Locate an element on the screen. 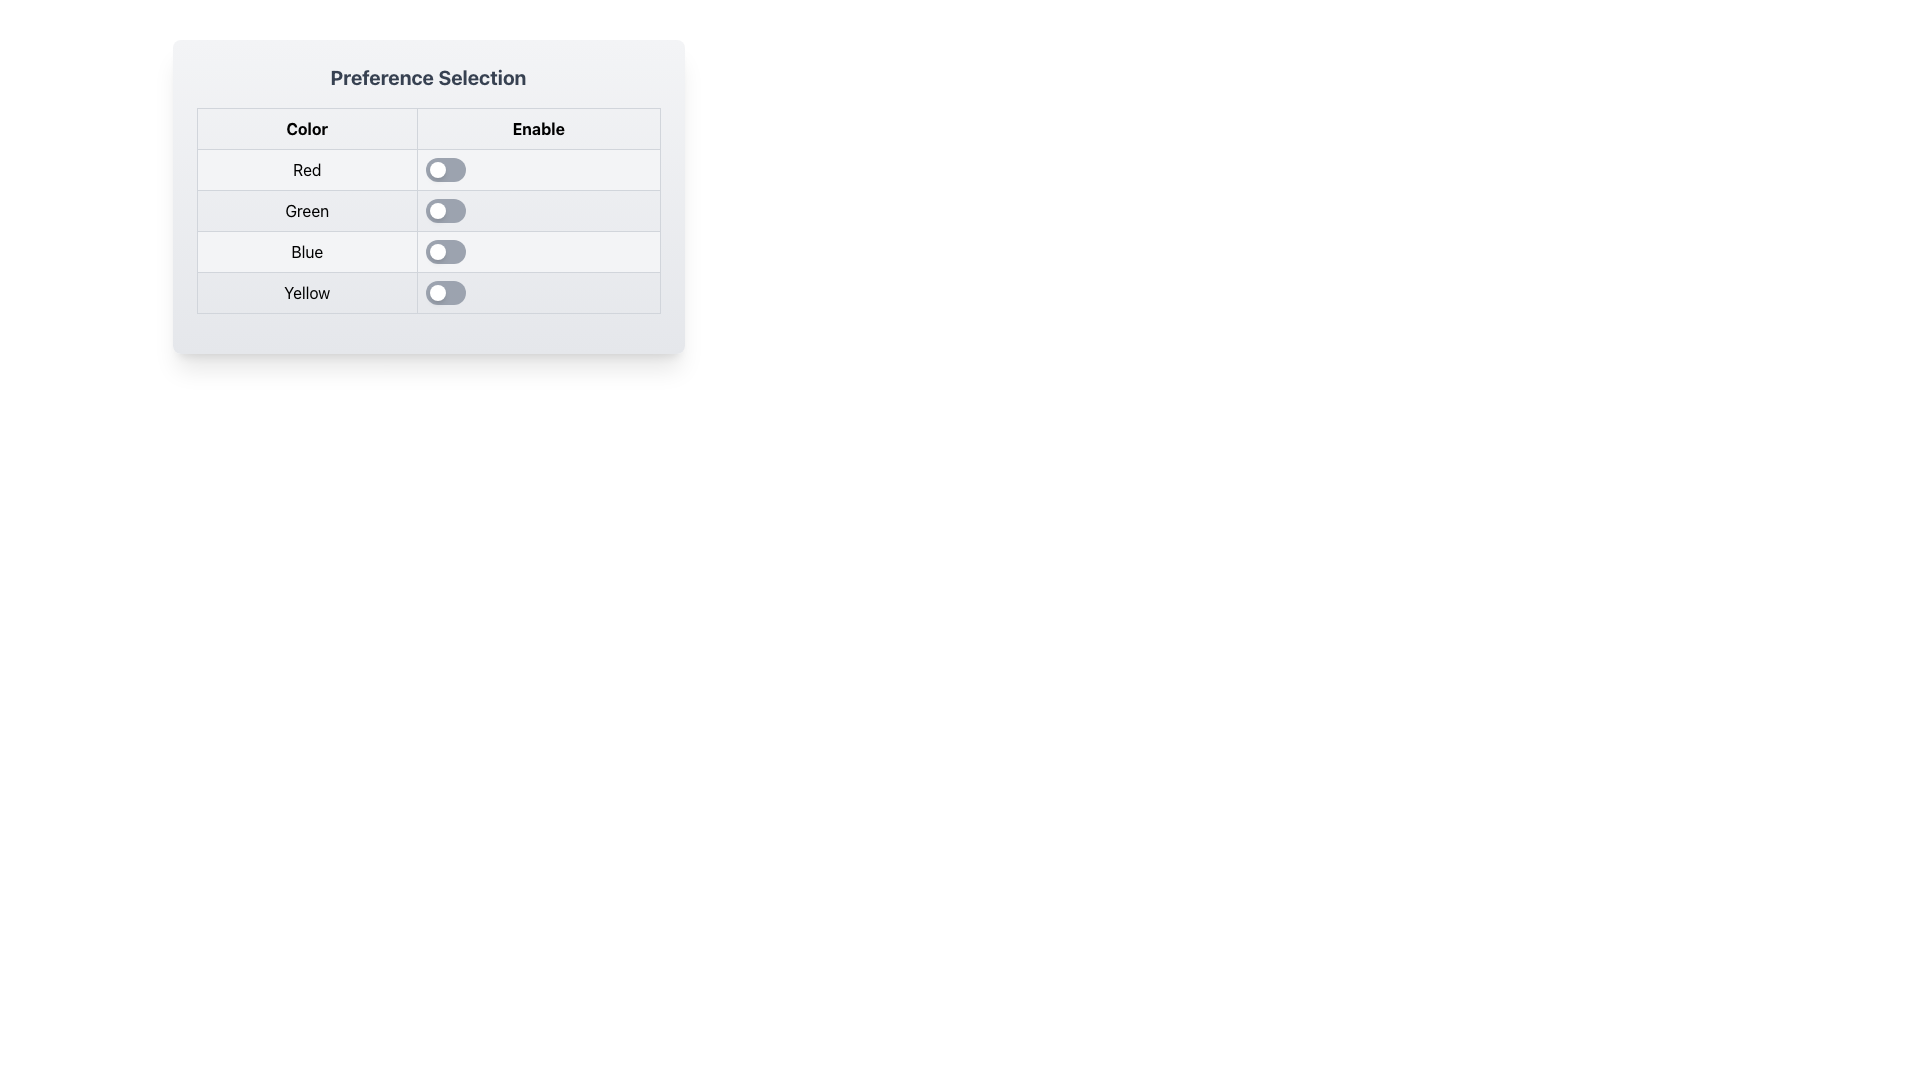 This screenshot has height=1080, width=1920. the toggle switch labeled 'Yellow' in the 'Enable' column of the 'Preference Selection' table is located at coordinates (427, 293).